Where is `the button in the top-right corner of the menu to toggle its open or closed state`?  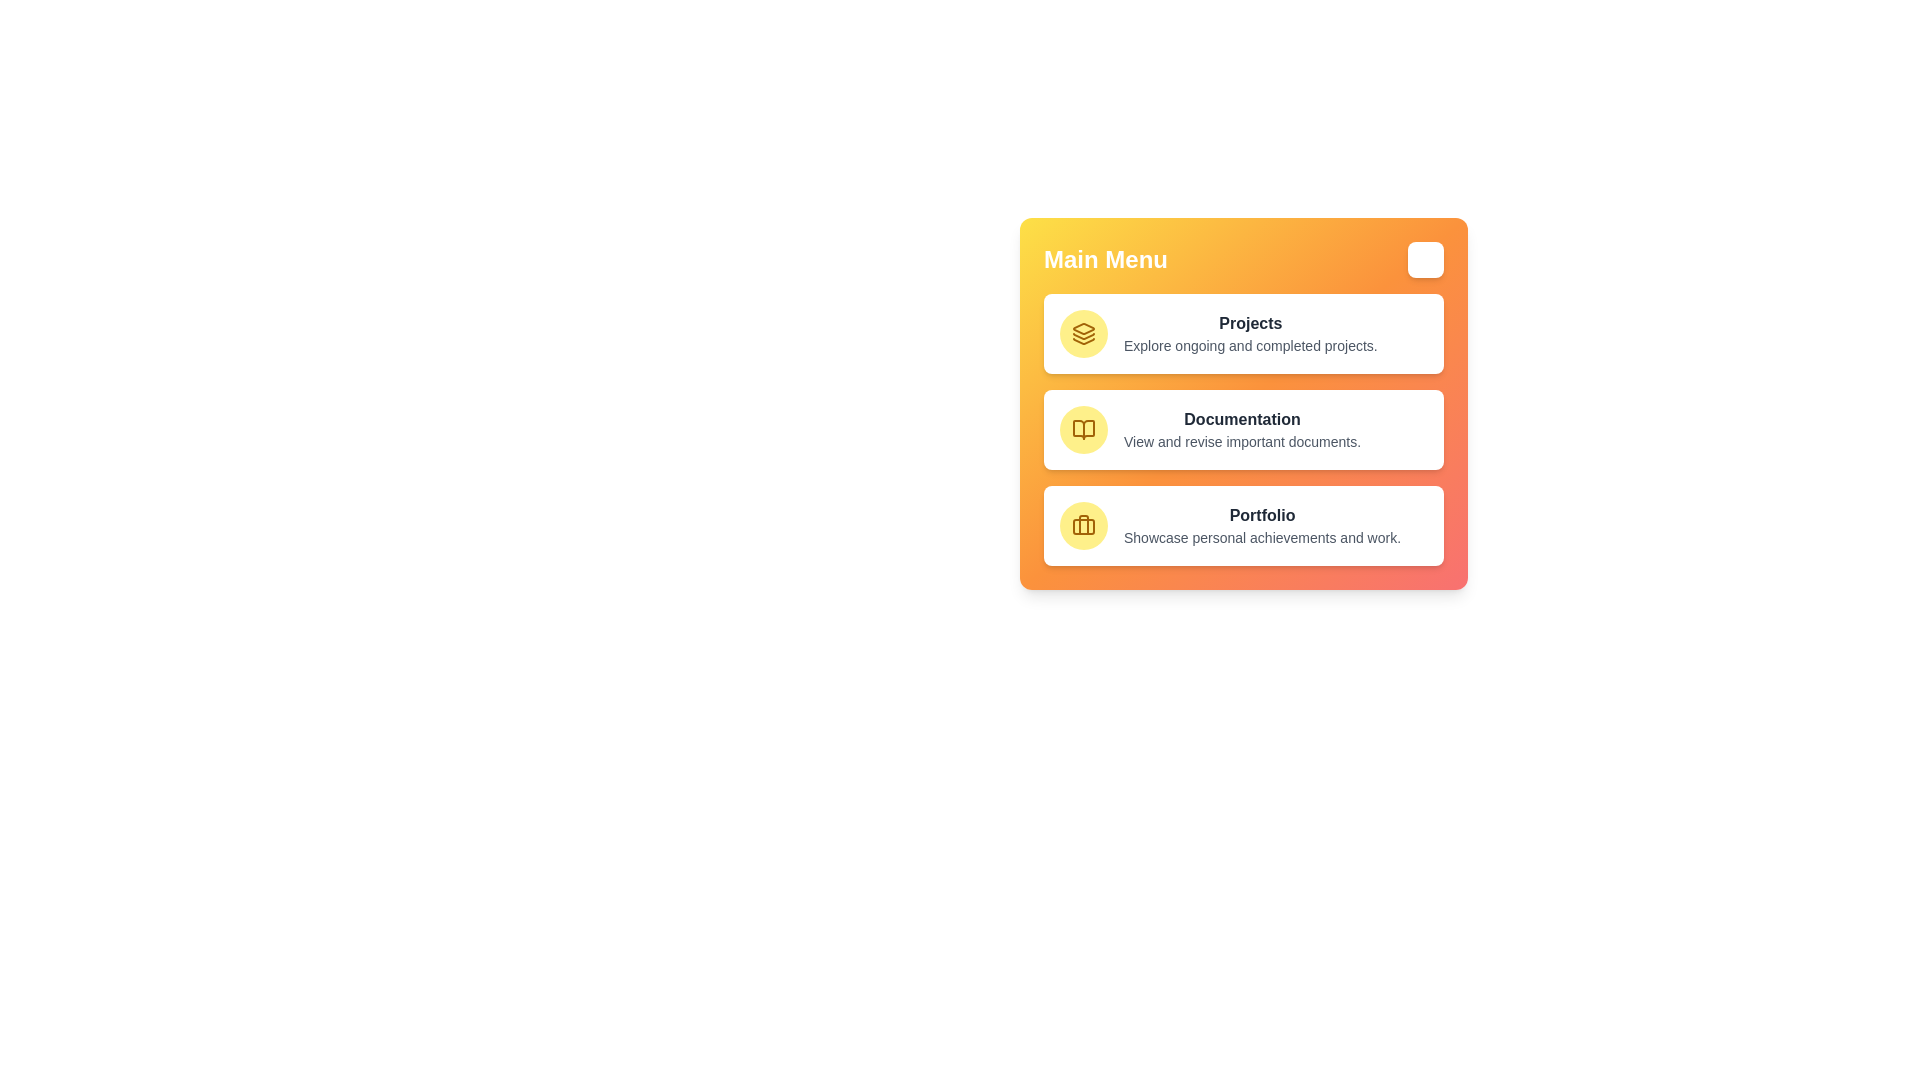 the button in the top-right corner of the menu to toggle its open or closed state is located at coordinates (1424, 258).